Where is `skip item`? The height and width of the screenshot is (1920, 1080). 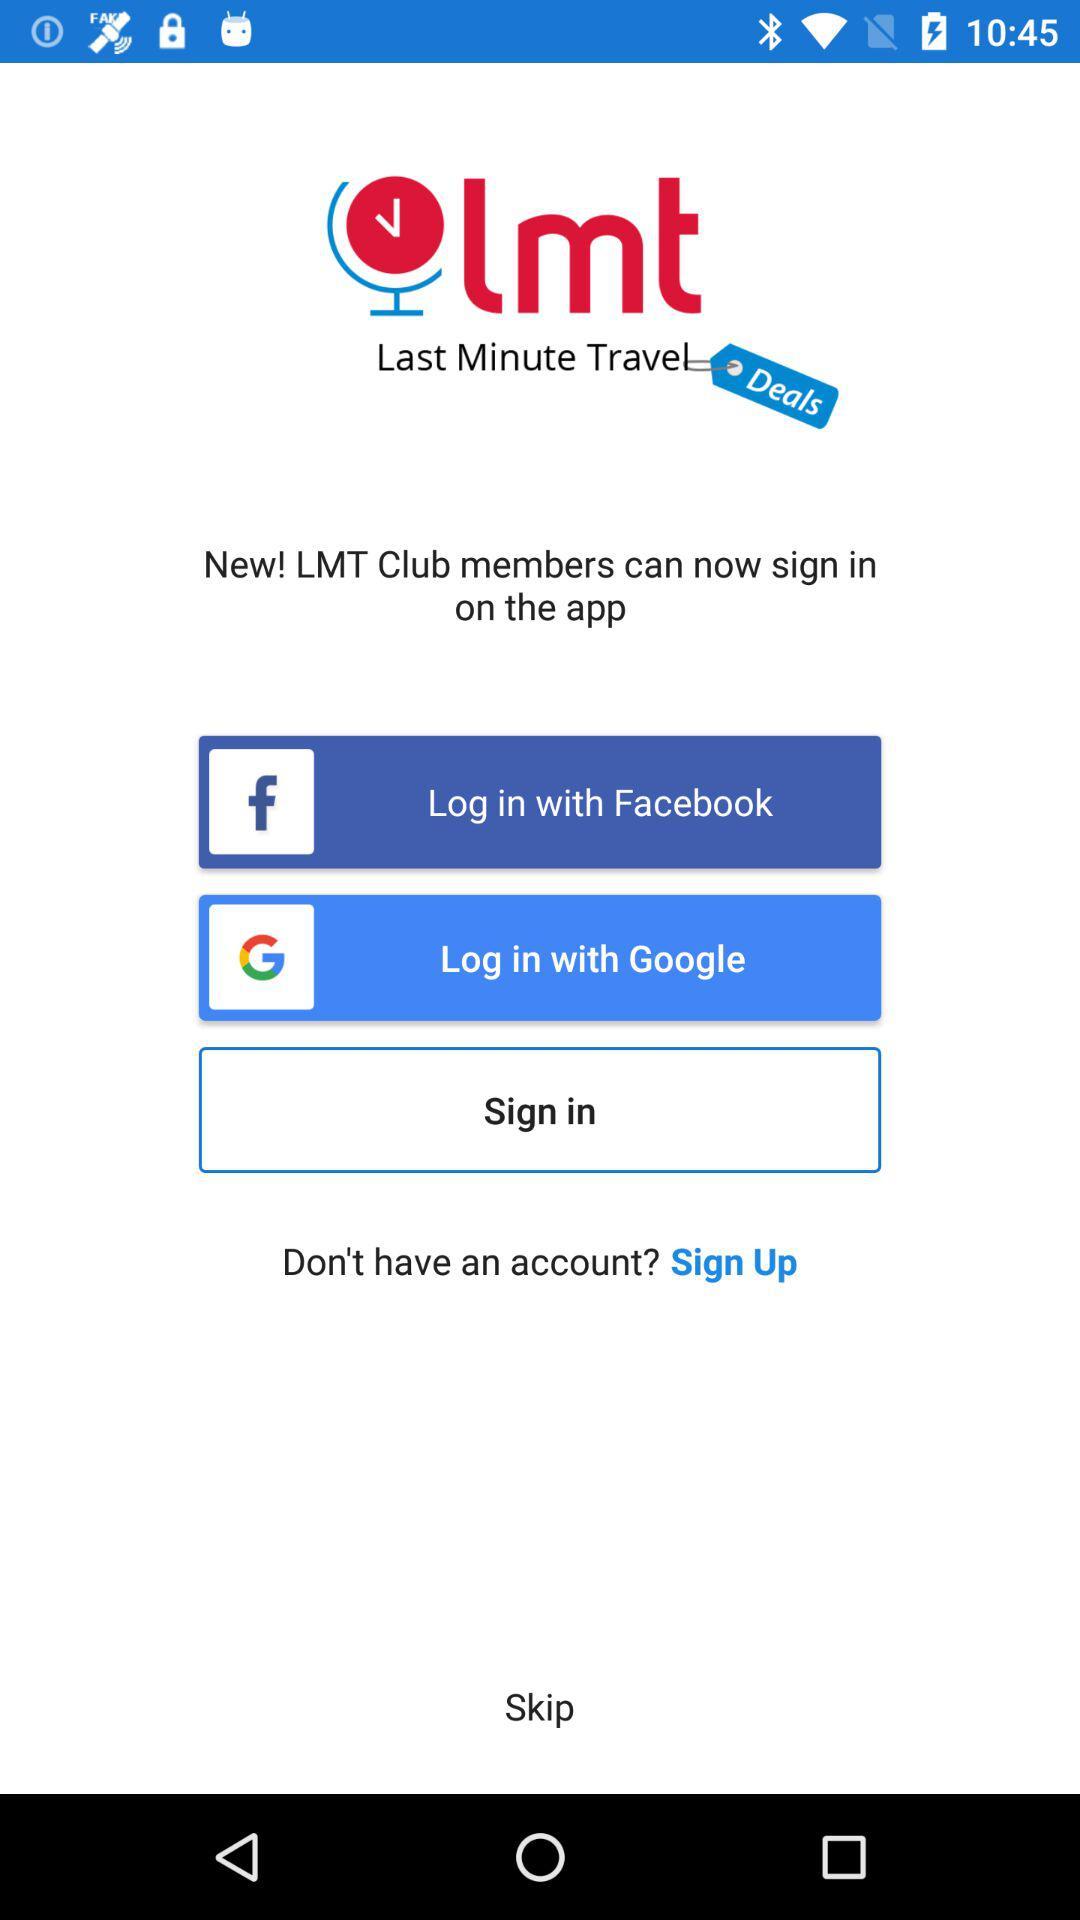 skip item is located at coordinates (538, 1705).